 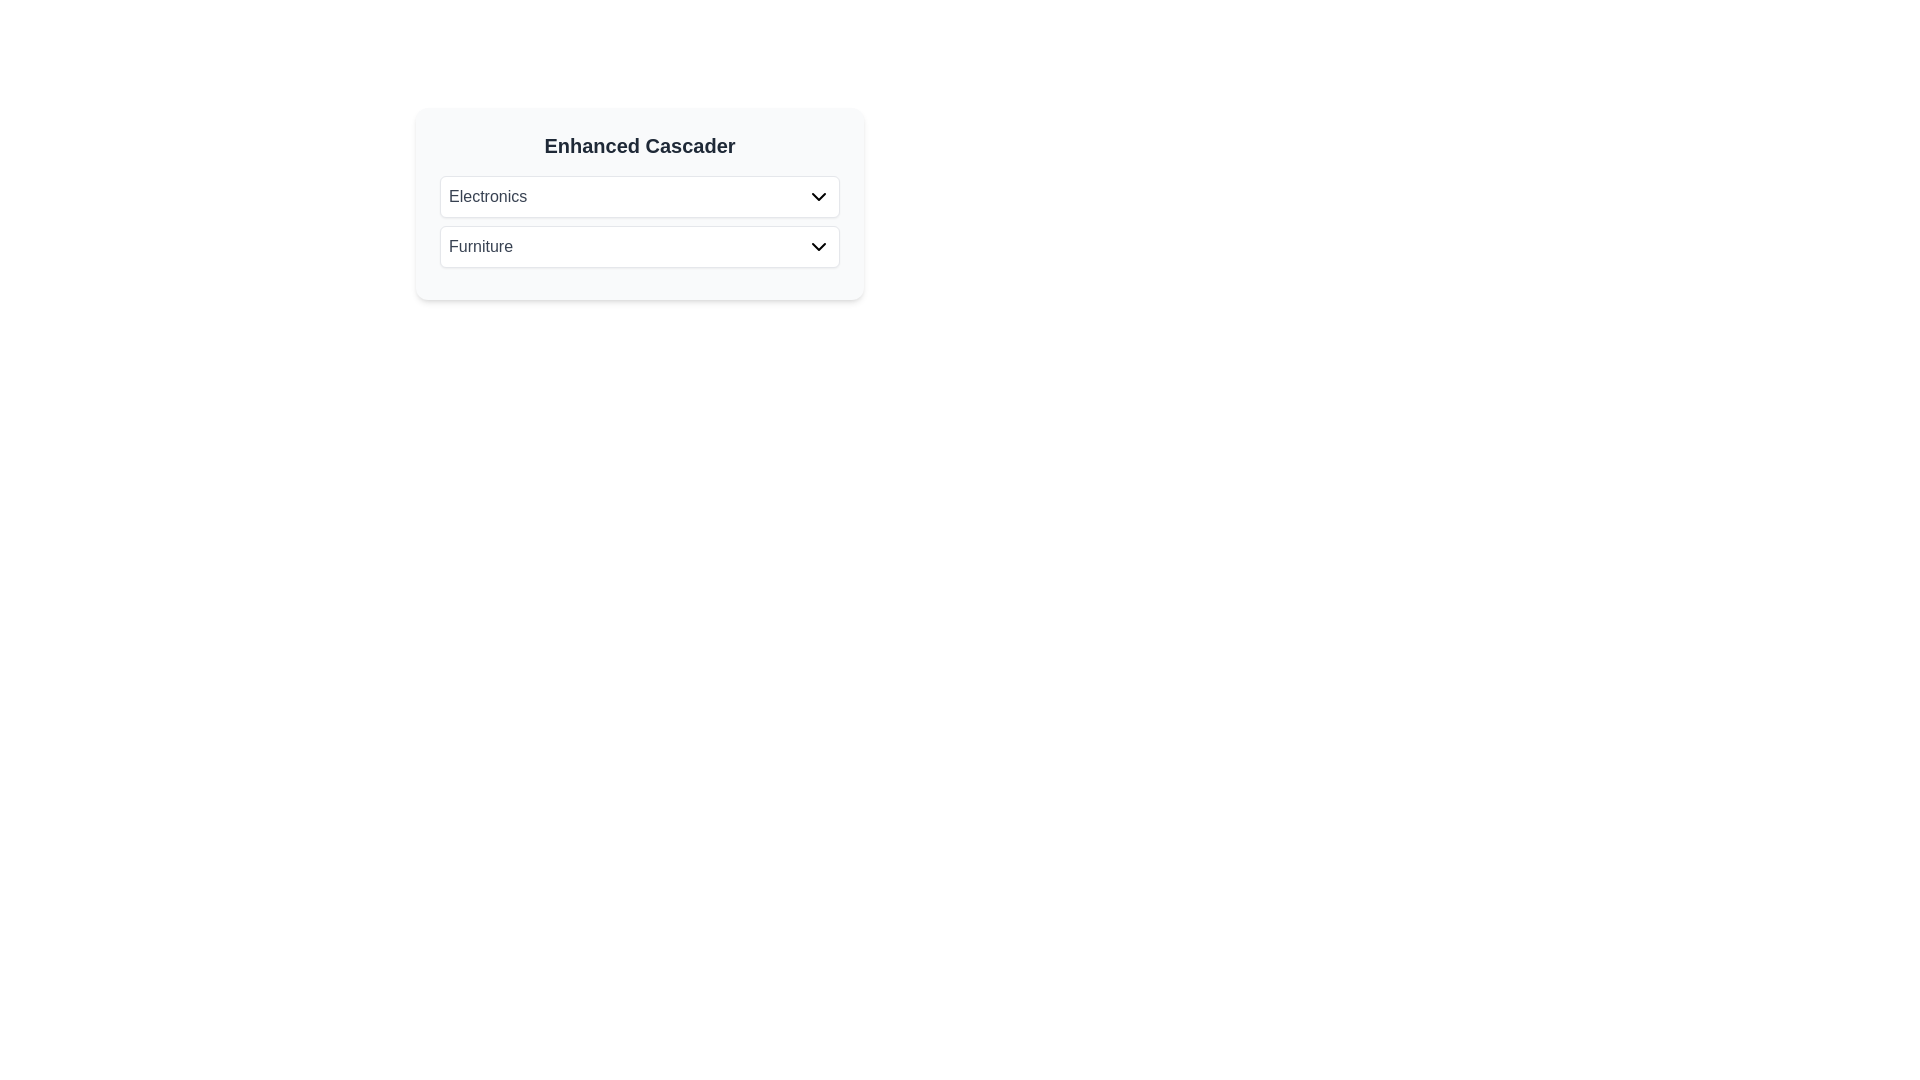 What do you see at coordinates (638, 145) in the screenshot?
I see `the text display header or title that serves as a label for the content below, positioned above the selectable options 'Electronics' and 'Furniture'` at bounding box center [638, 145].